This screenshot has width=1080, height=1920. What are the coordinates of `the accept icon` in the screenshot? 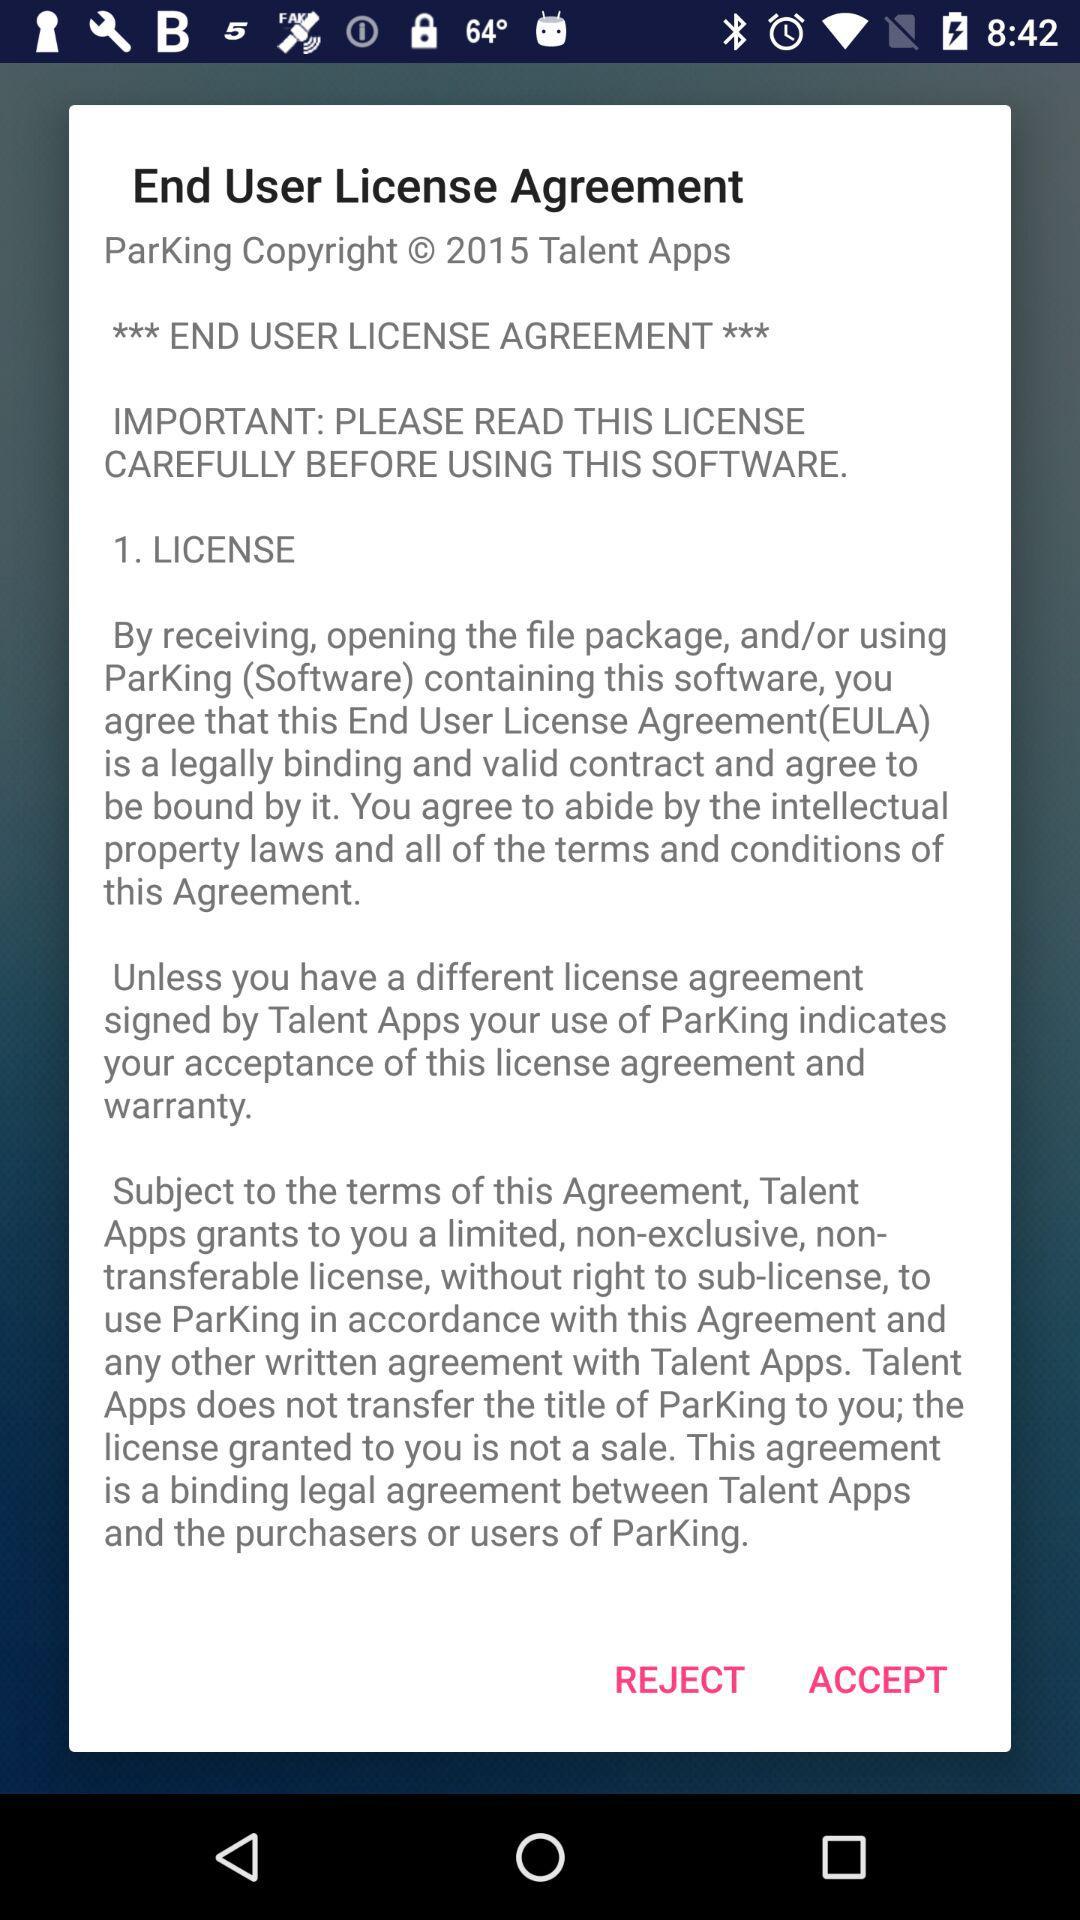 It's located at (877, 1678).